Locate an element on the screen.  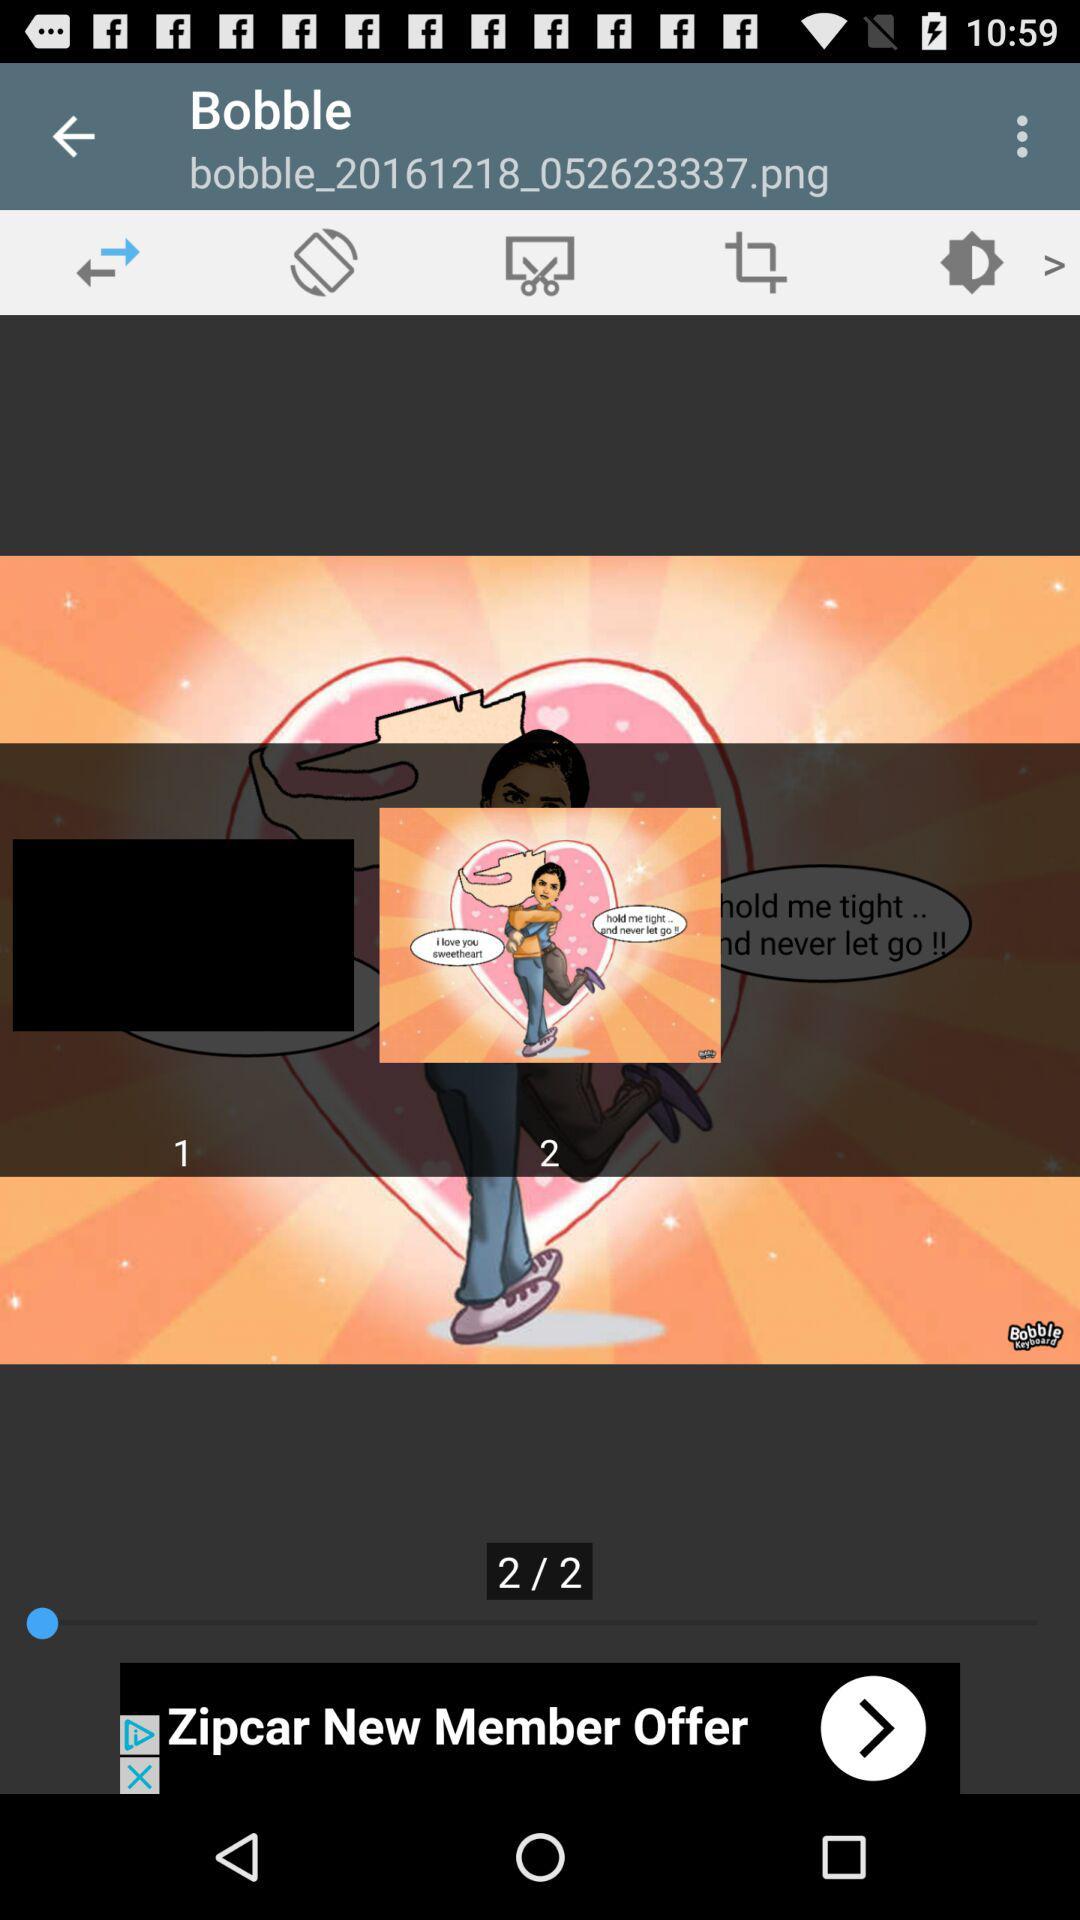
the explore icon is located at coordinates (323, 234).